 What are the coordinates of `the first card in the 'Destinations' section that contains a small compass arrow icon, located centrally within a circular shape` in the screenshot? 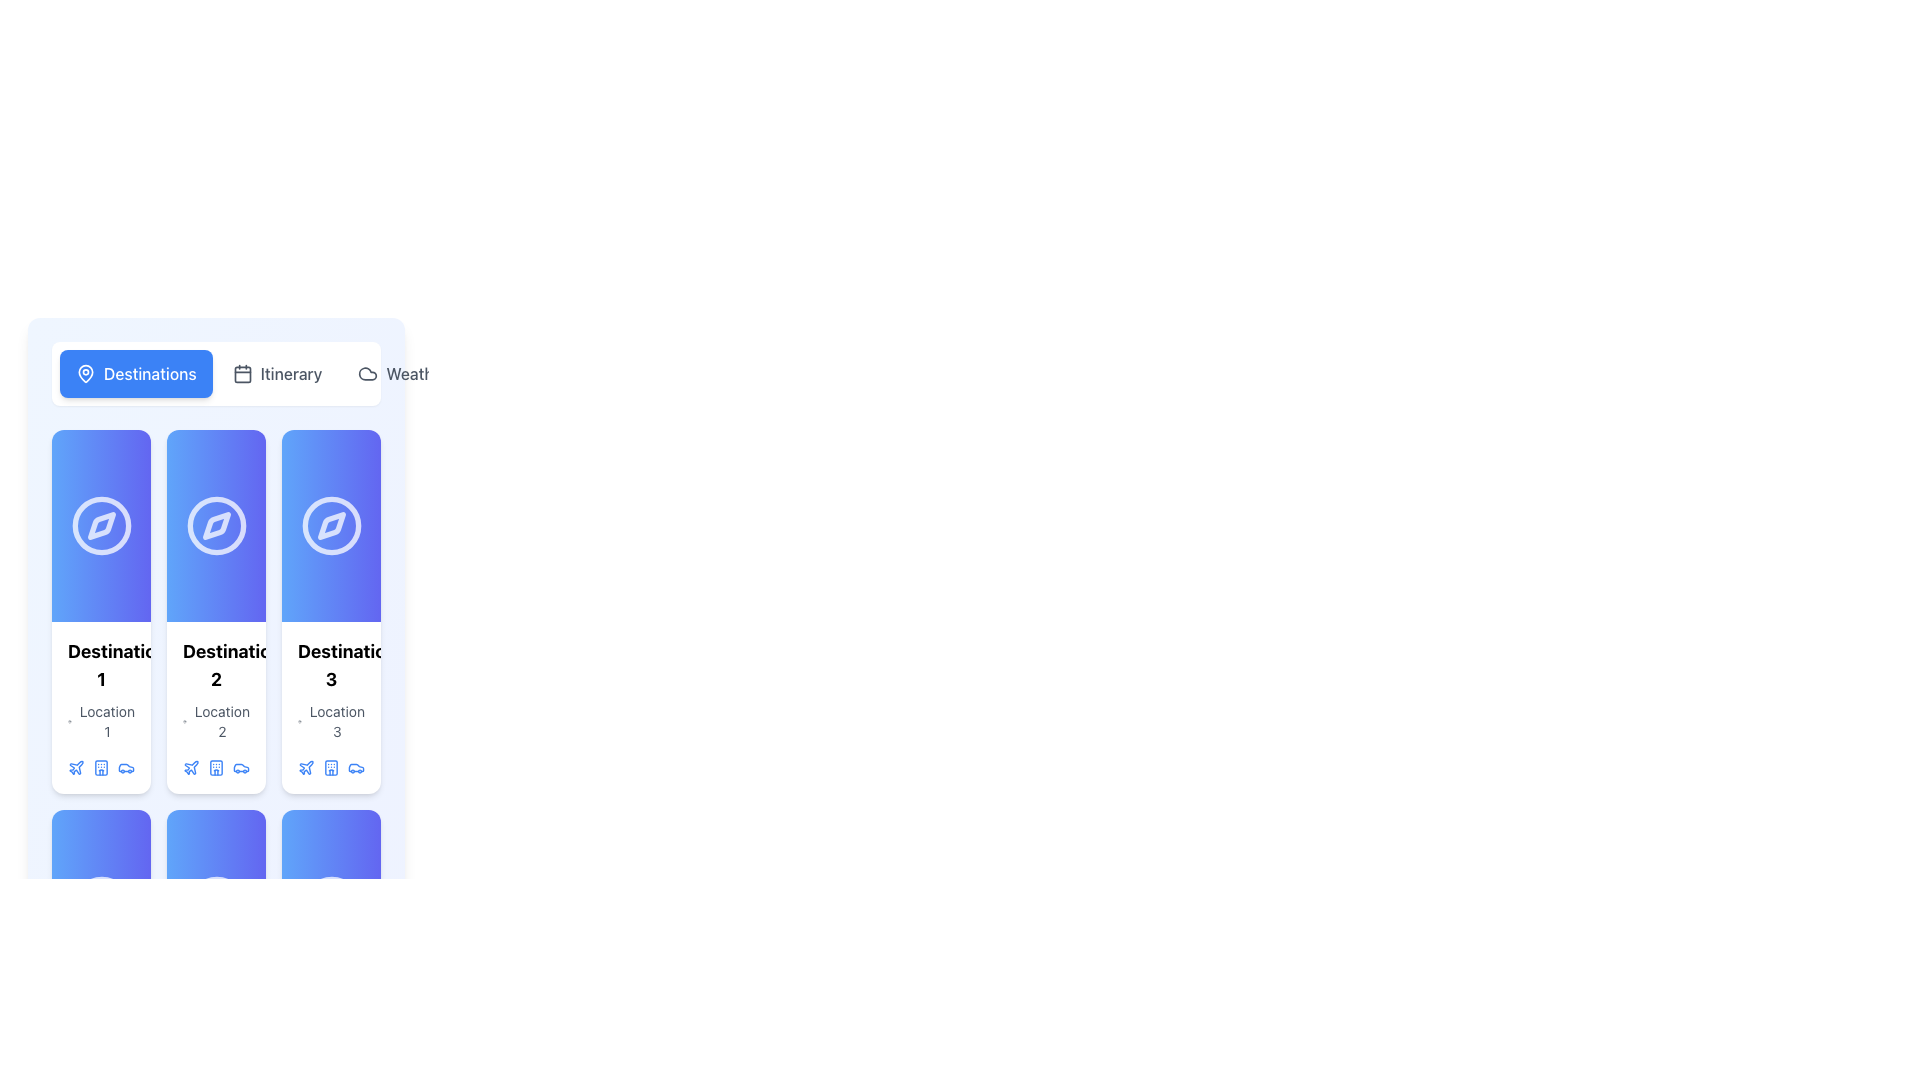 It's located at (100, 524).